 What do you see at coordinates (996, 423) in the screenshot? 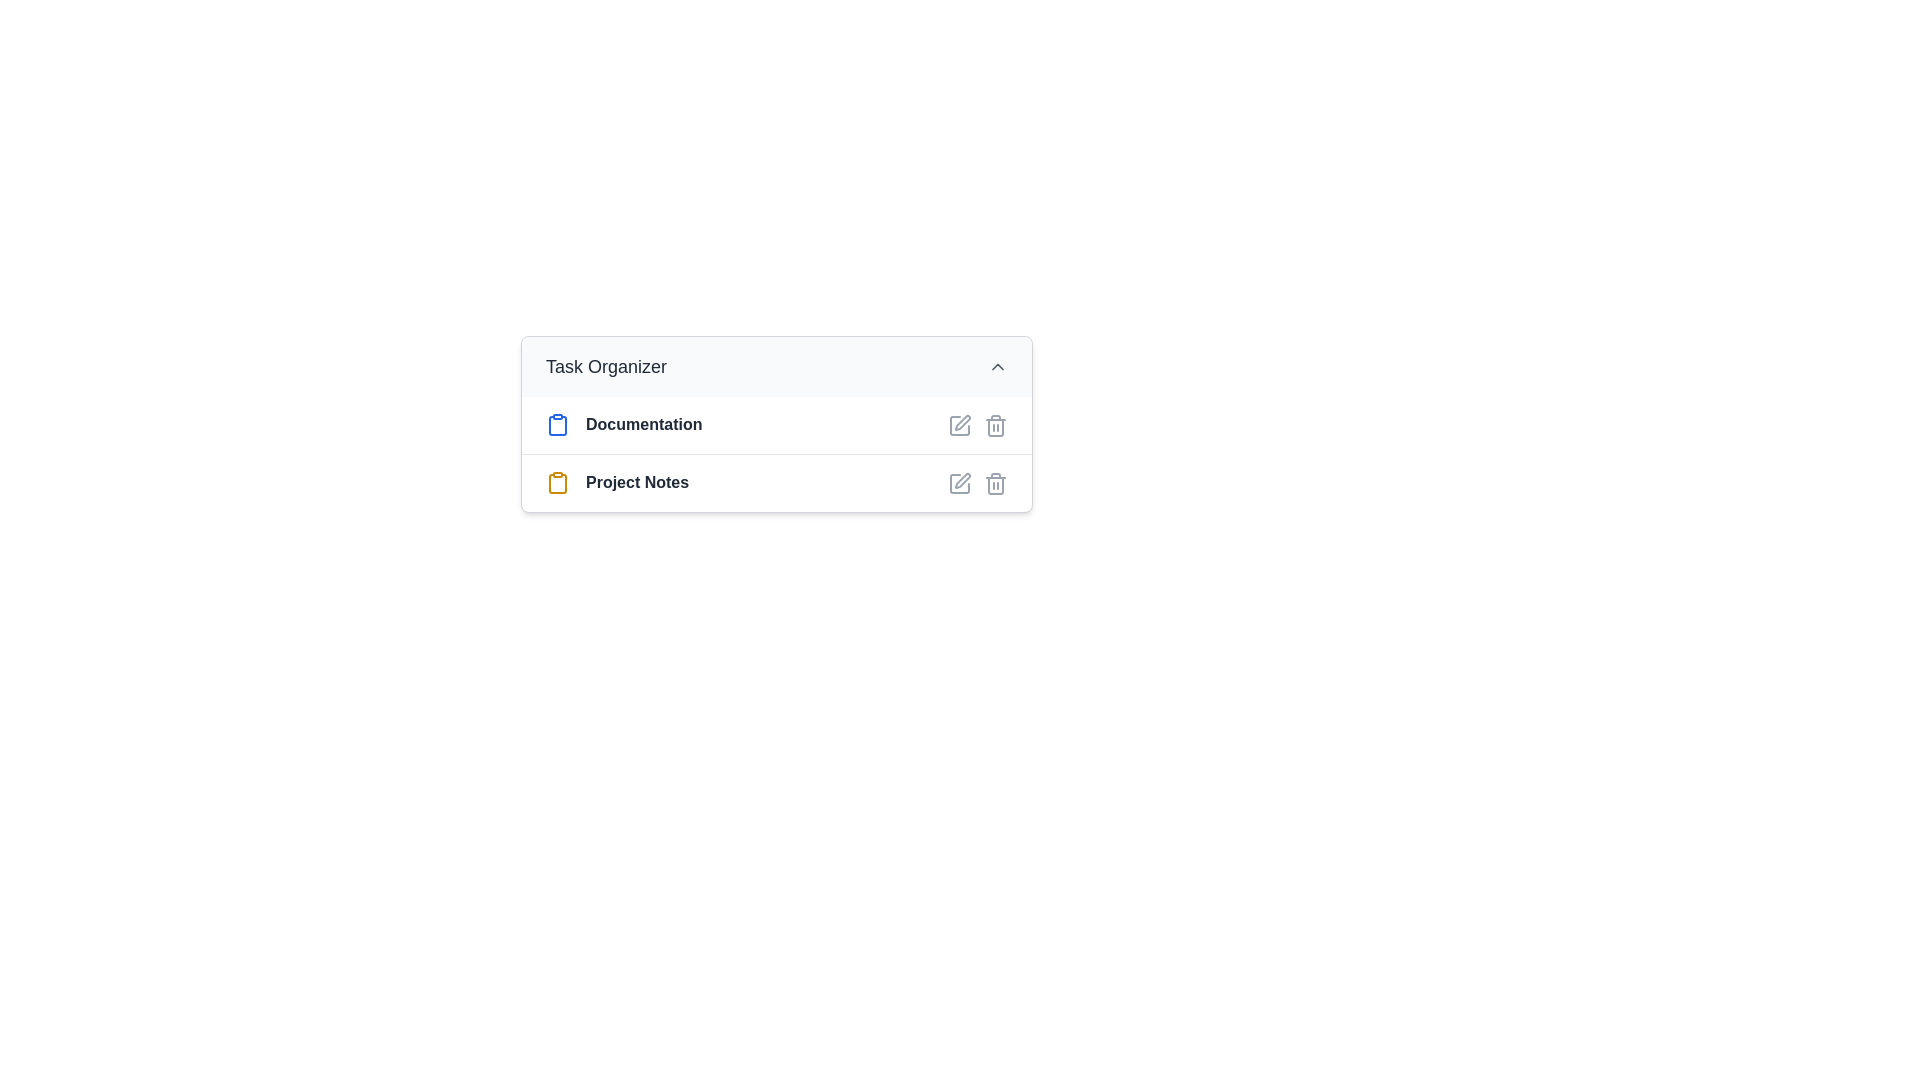
I see `the trash bin icon button located on the right side of the 'Documentation' task row to change its color` at bounding box center [996, 423].